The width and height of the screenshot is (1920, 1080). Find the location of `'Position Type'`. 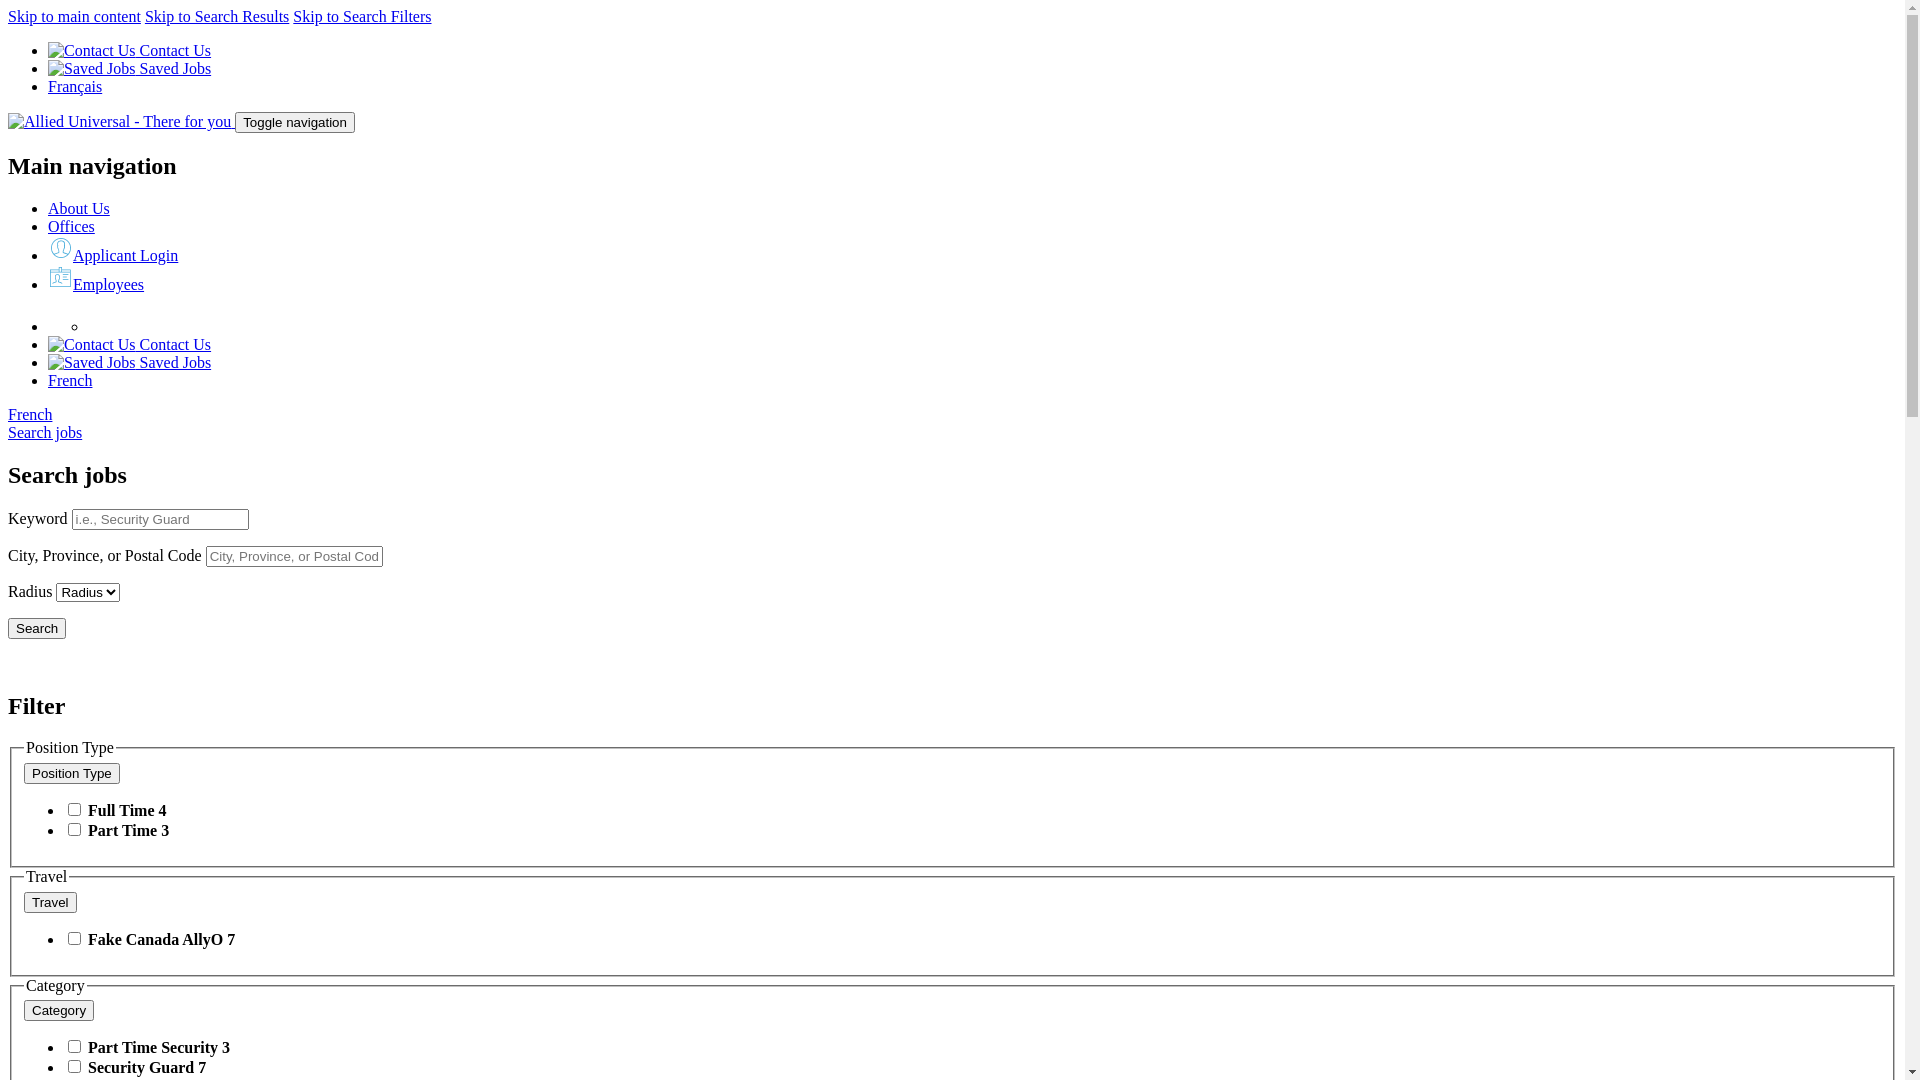

'Position Type' is located at coordinates (72, 772).